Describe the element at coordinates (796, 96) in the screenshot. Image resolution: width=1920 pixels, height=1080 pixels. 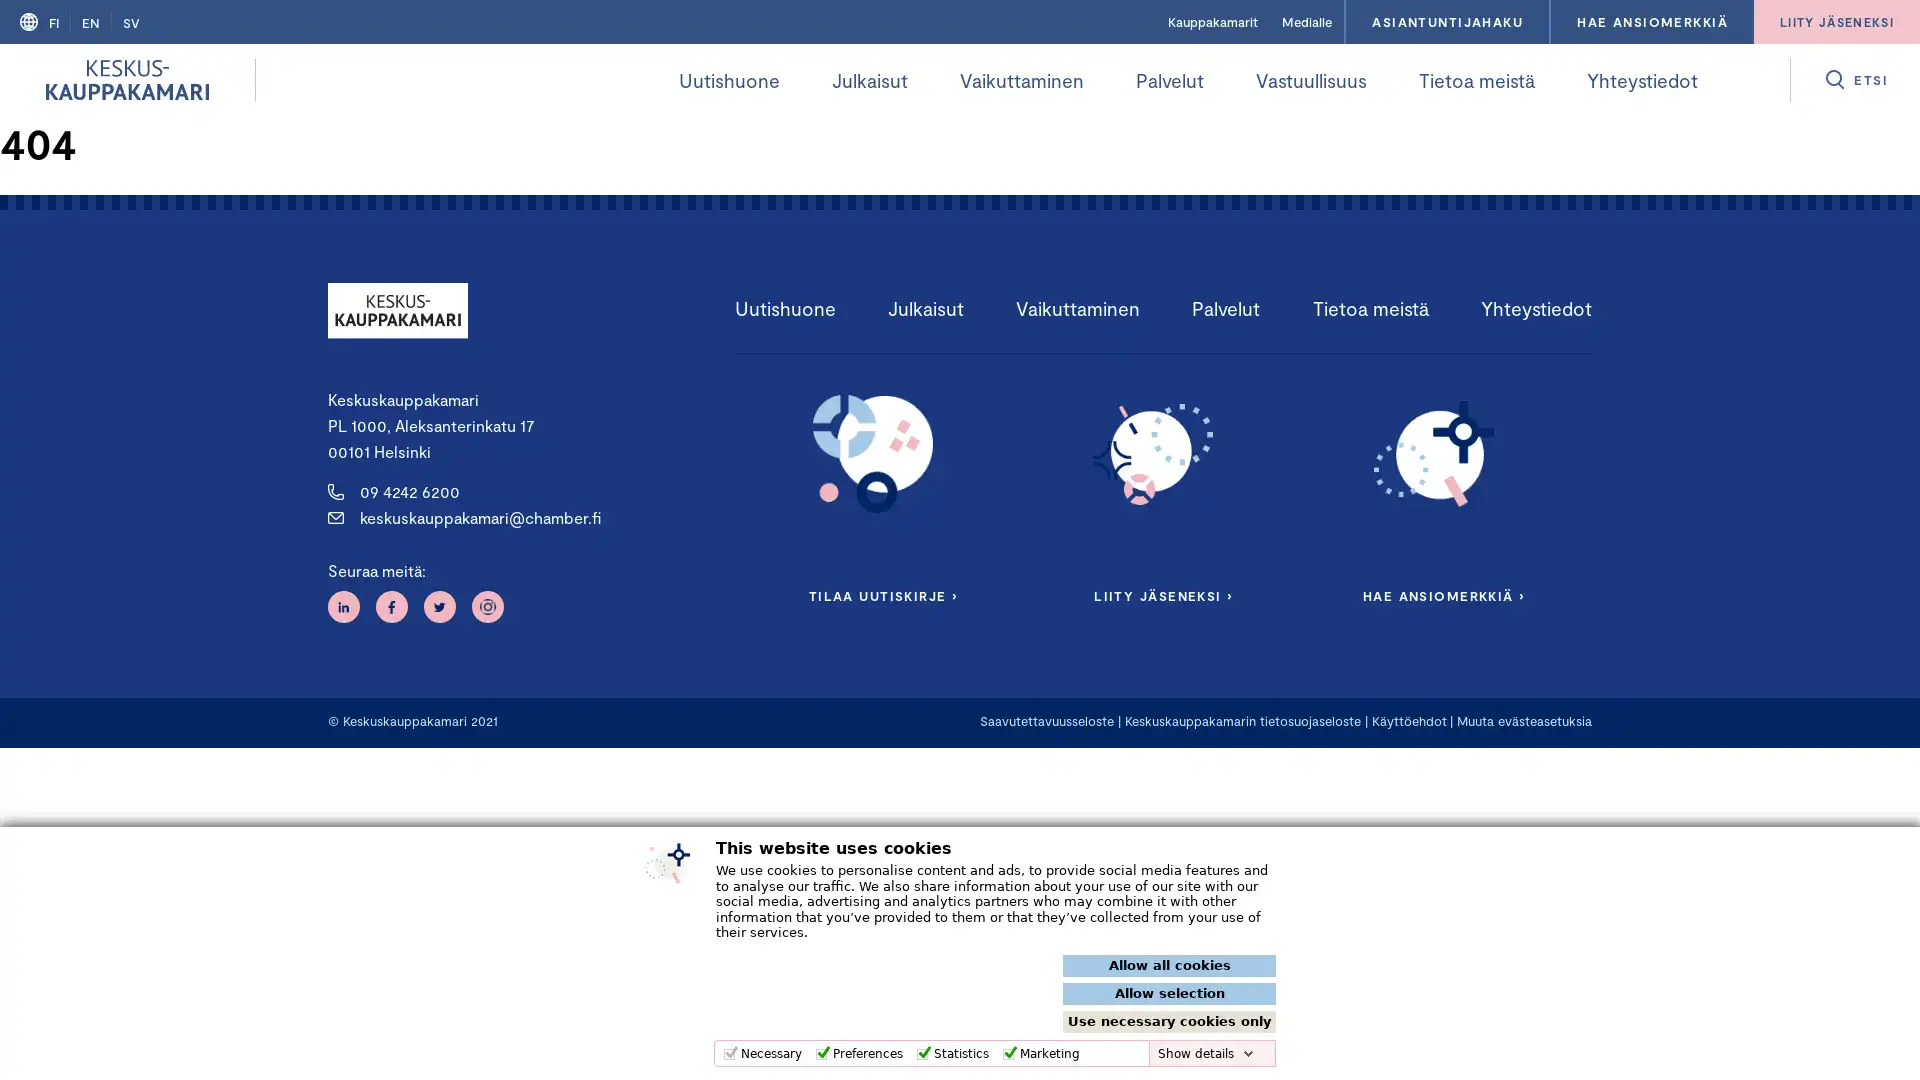
I see `Avaa alivalikko kohteelle Uutishuone` at that location.